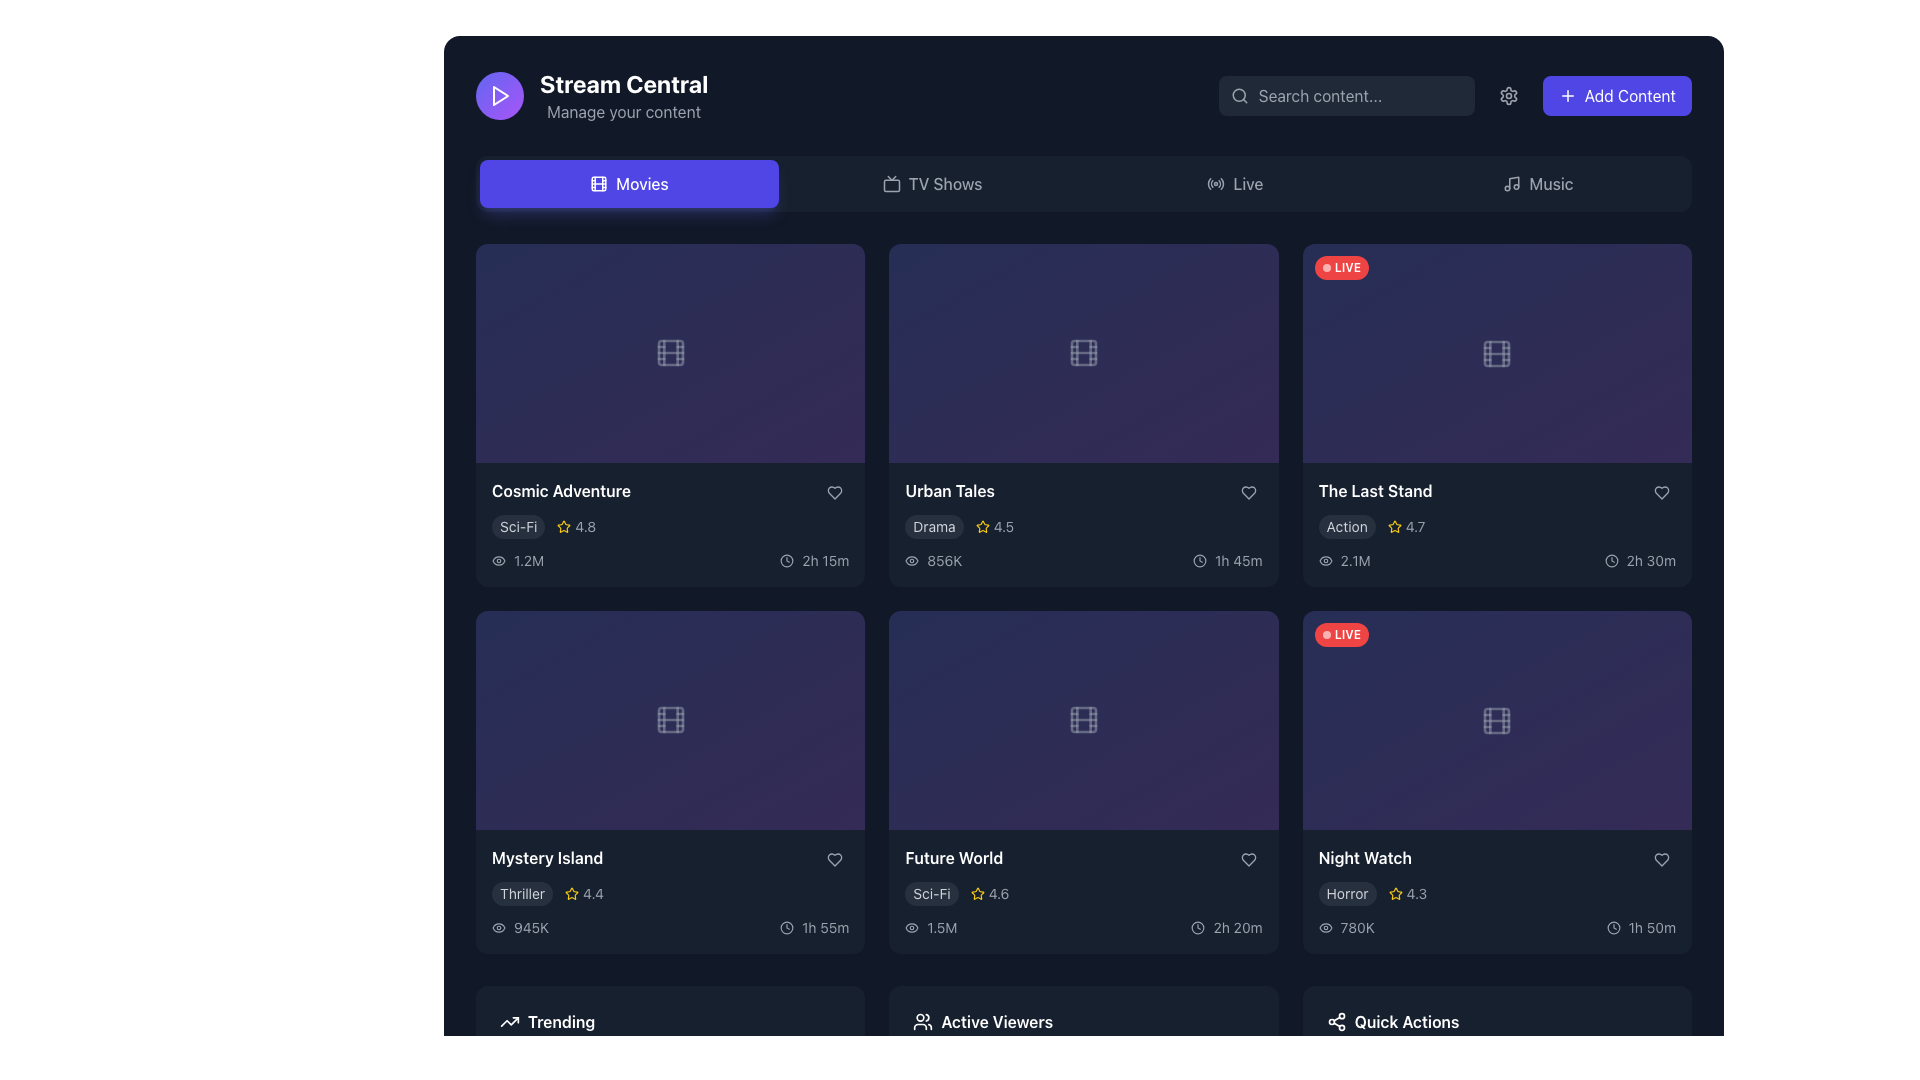 This screenshot has width=1920, height=1080. I want to click on the text label displaying '1.5M' which is located below the small eye icon in the viewer information area of the 'Future World' card in the 'Movies' section, so click(941, 927).